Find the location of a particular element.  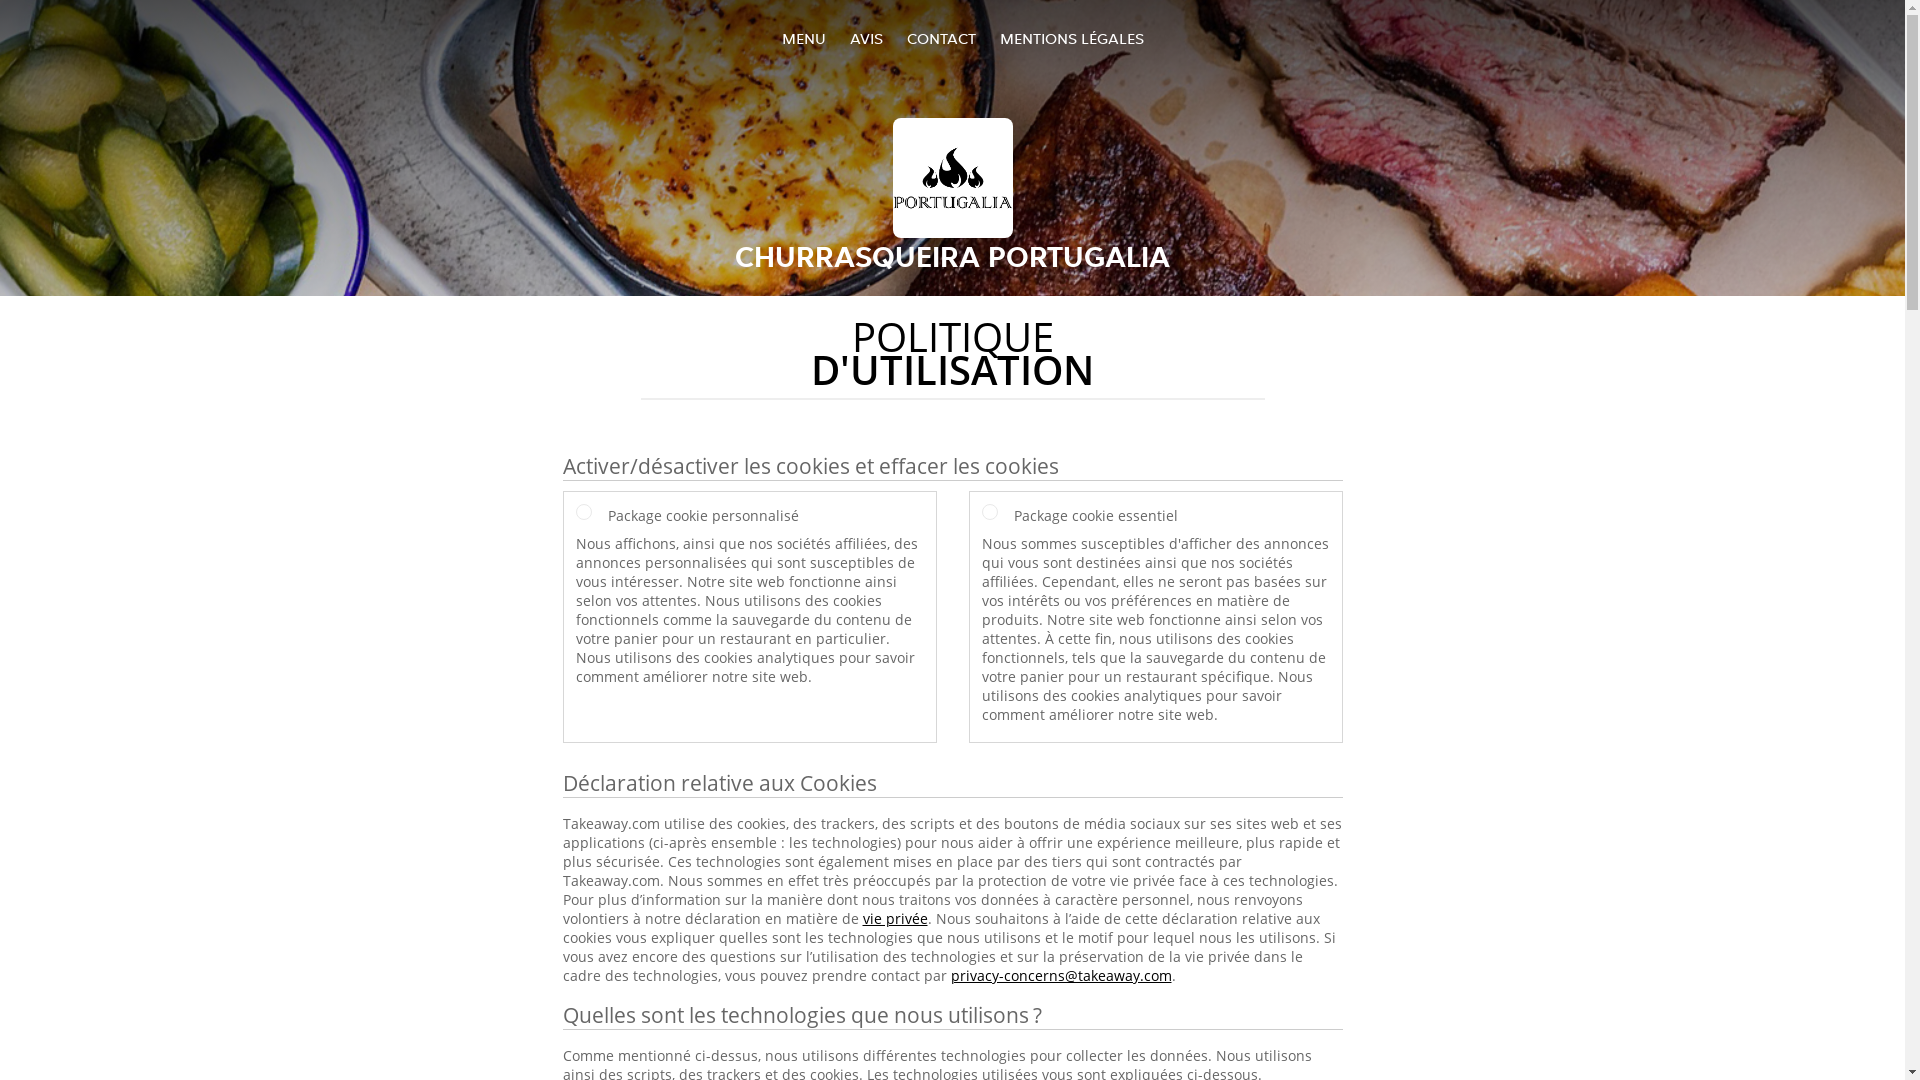

'MENU' is located at coordinates (804, 38).